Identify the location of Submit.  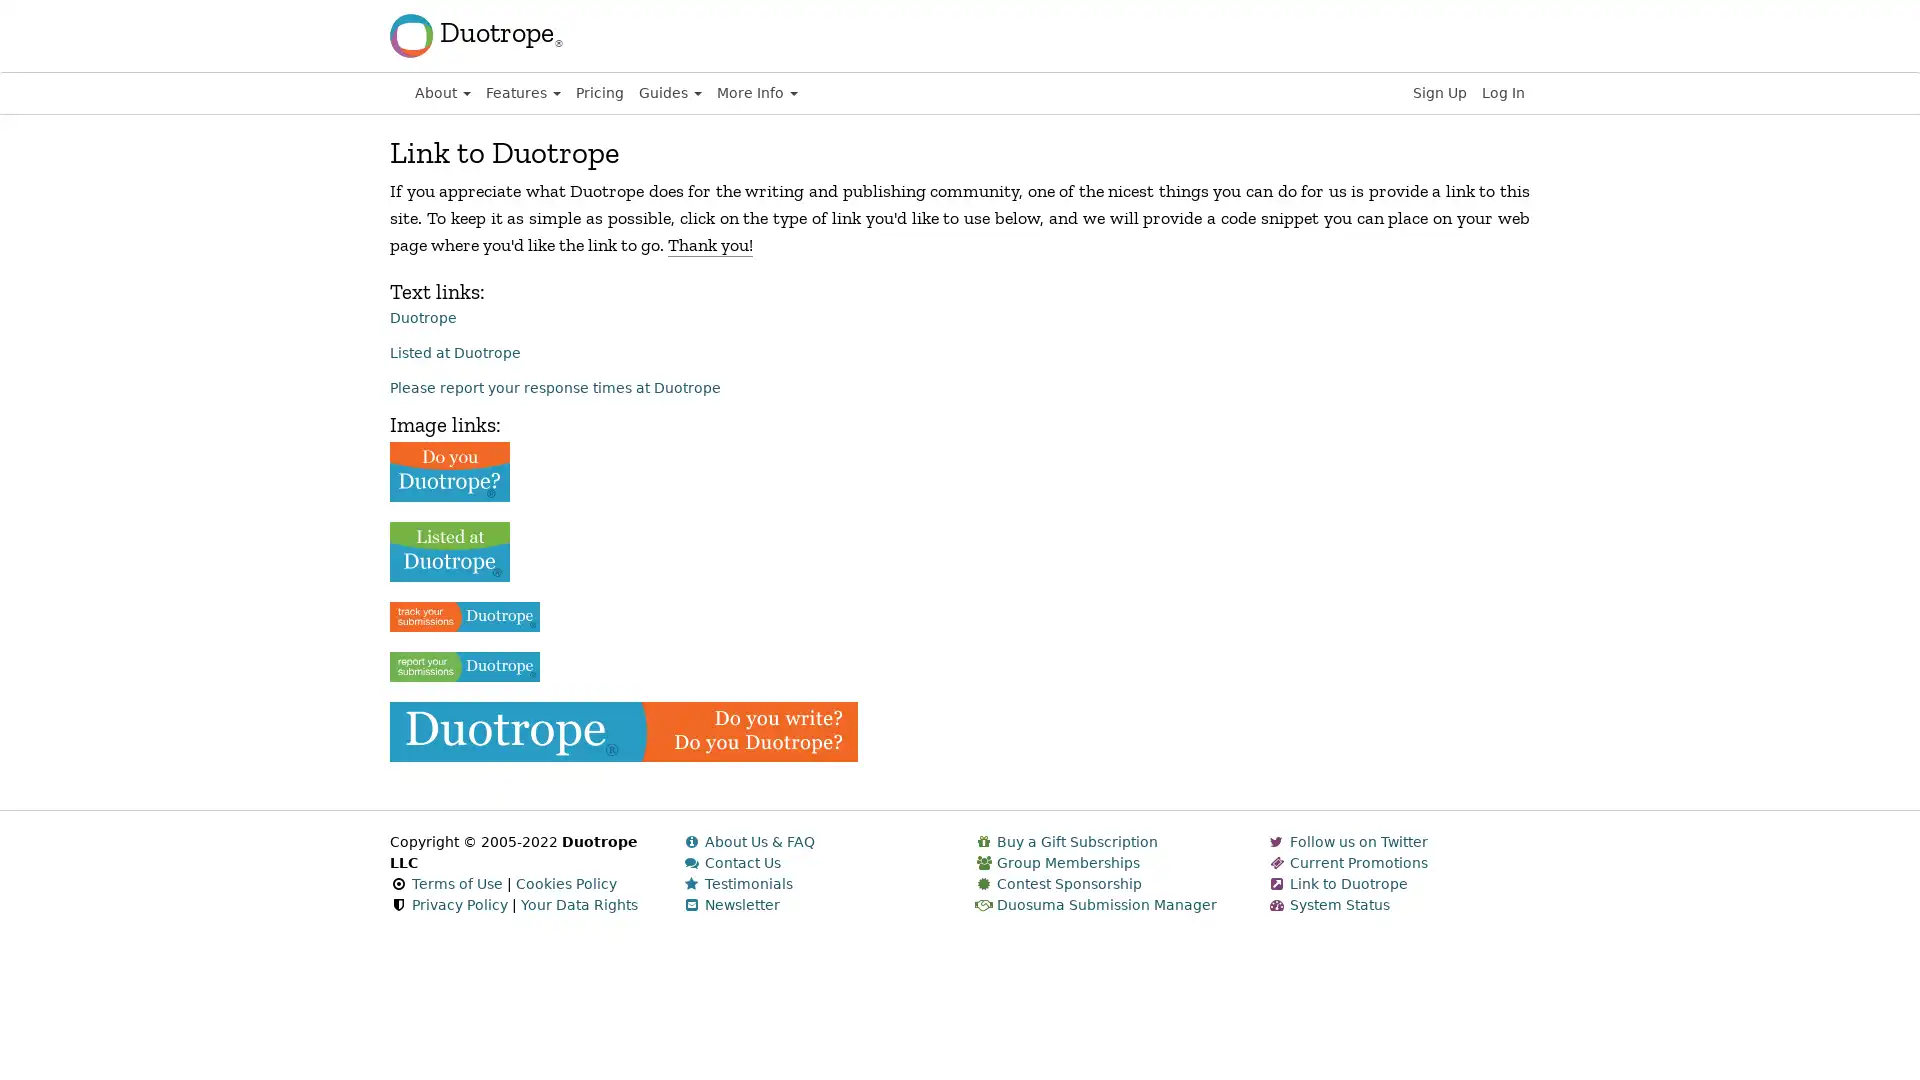
(623, 731).